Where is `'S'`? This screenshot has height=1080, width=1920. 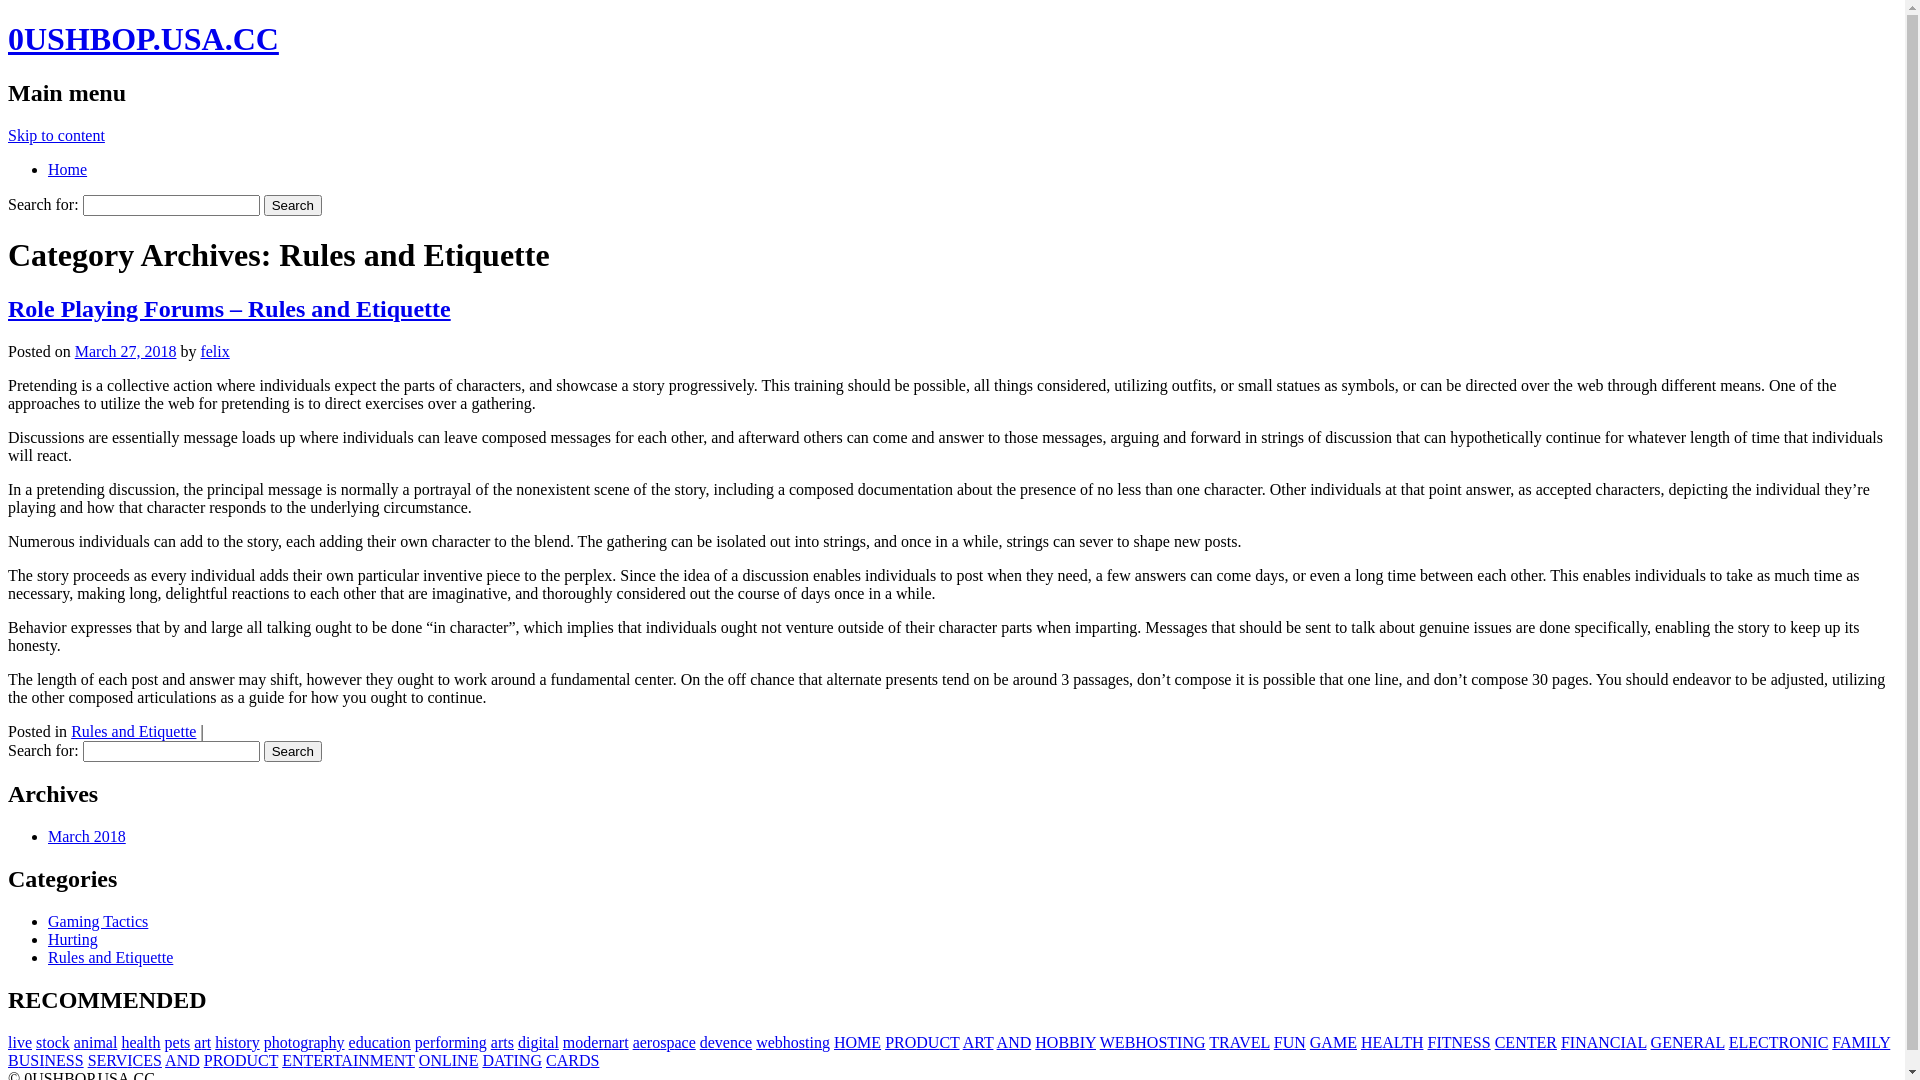
'S' is located at coordinates (91, 1059).